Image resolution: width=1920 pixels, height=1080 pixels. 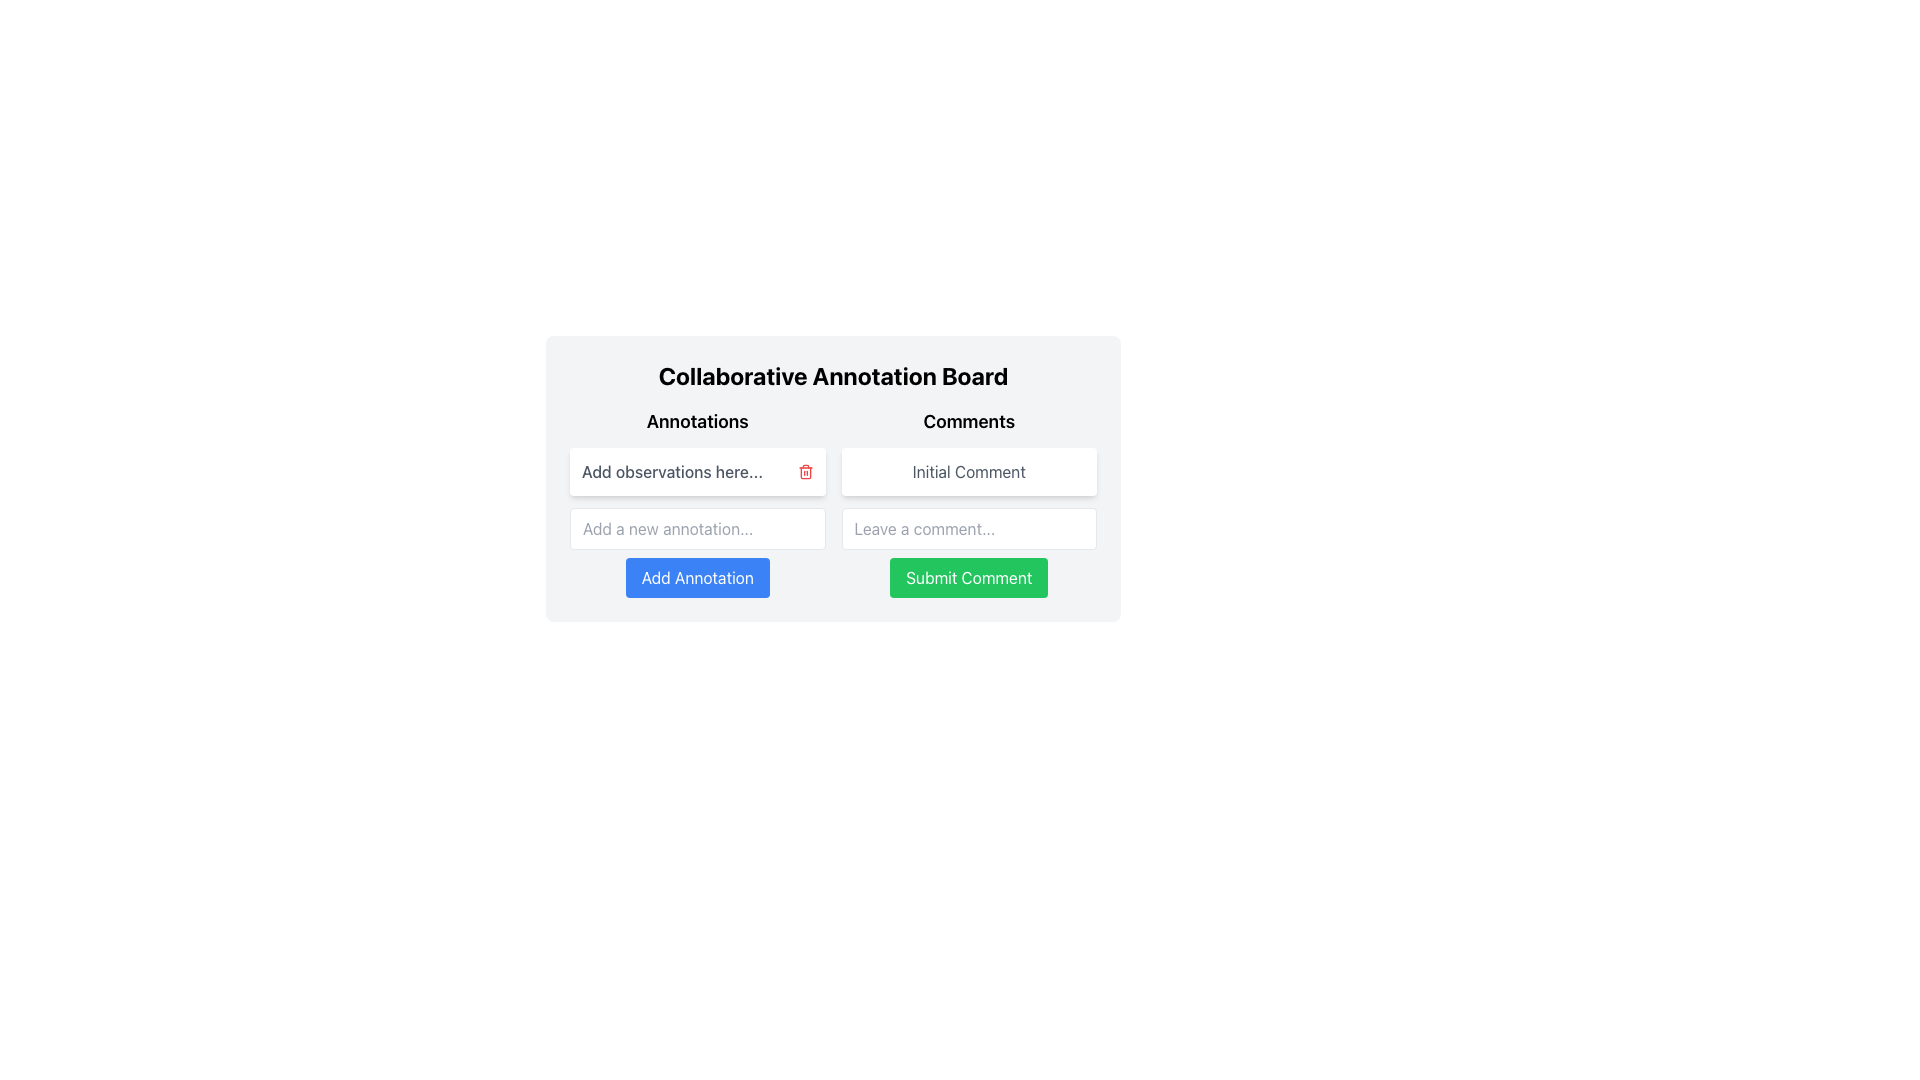 What do you see at coordinates (969, 552) in the screenshot?
I see `the 'Submit Comment' button, which is a green rectangular button with white text and a rounded border, located below the 'Leave a comment...' input field in the 'Comments' section` at bounding box center [969, 552].